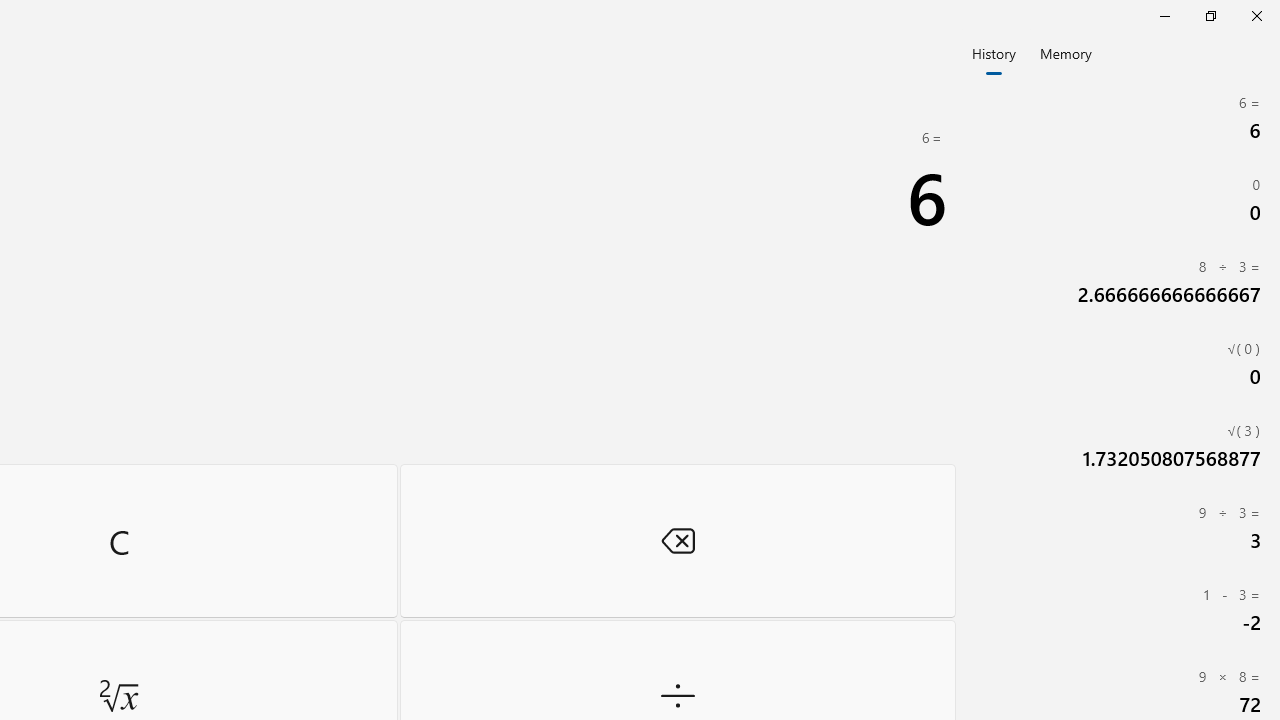 Image resolution: width=1280 pixels, height=720 pixels. What do you see at coordinates (1209, 15) in the screenshot?
I see `'Restore Calculator'` at bounding box center [1209, 15].